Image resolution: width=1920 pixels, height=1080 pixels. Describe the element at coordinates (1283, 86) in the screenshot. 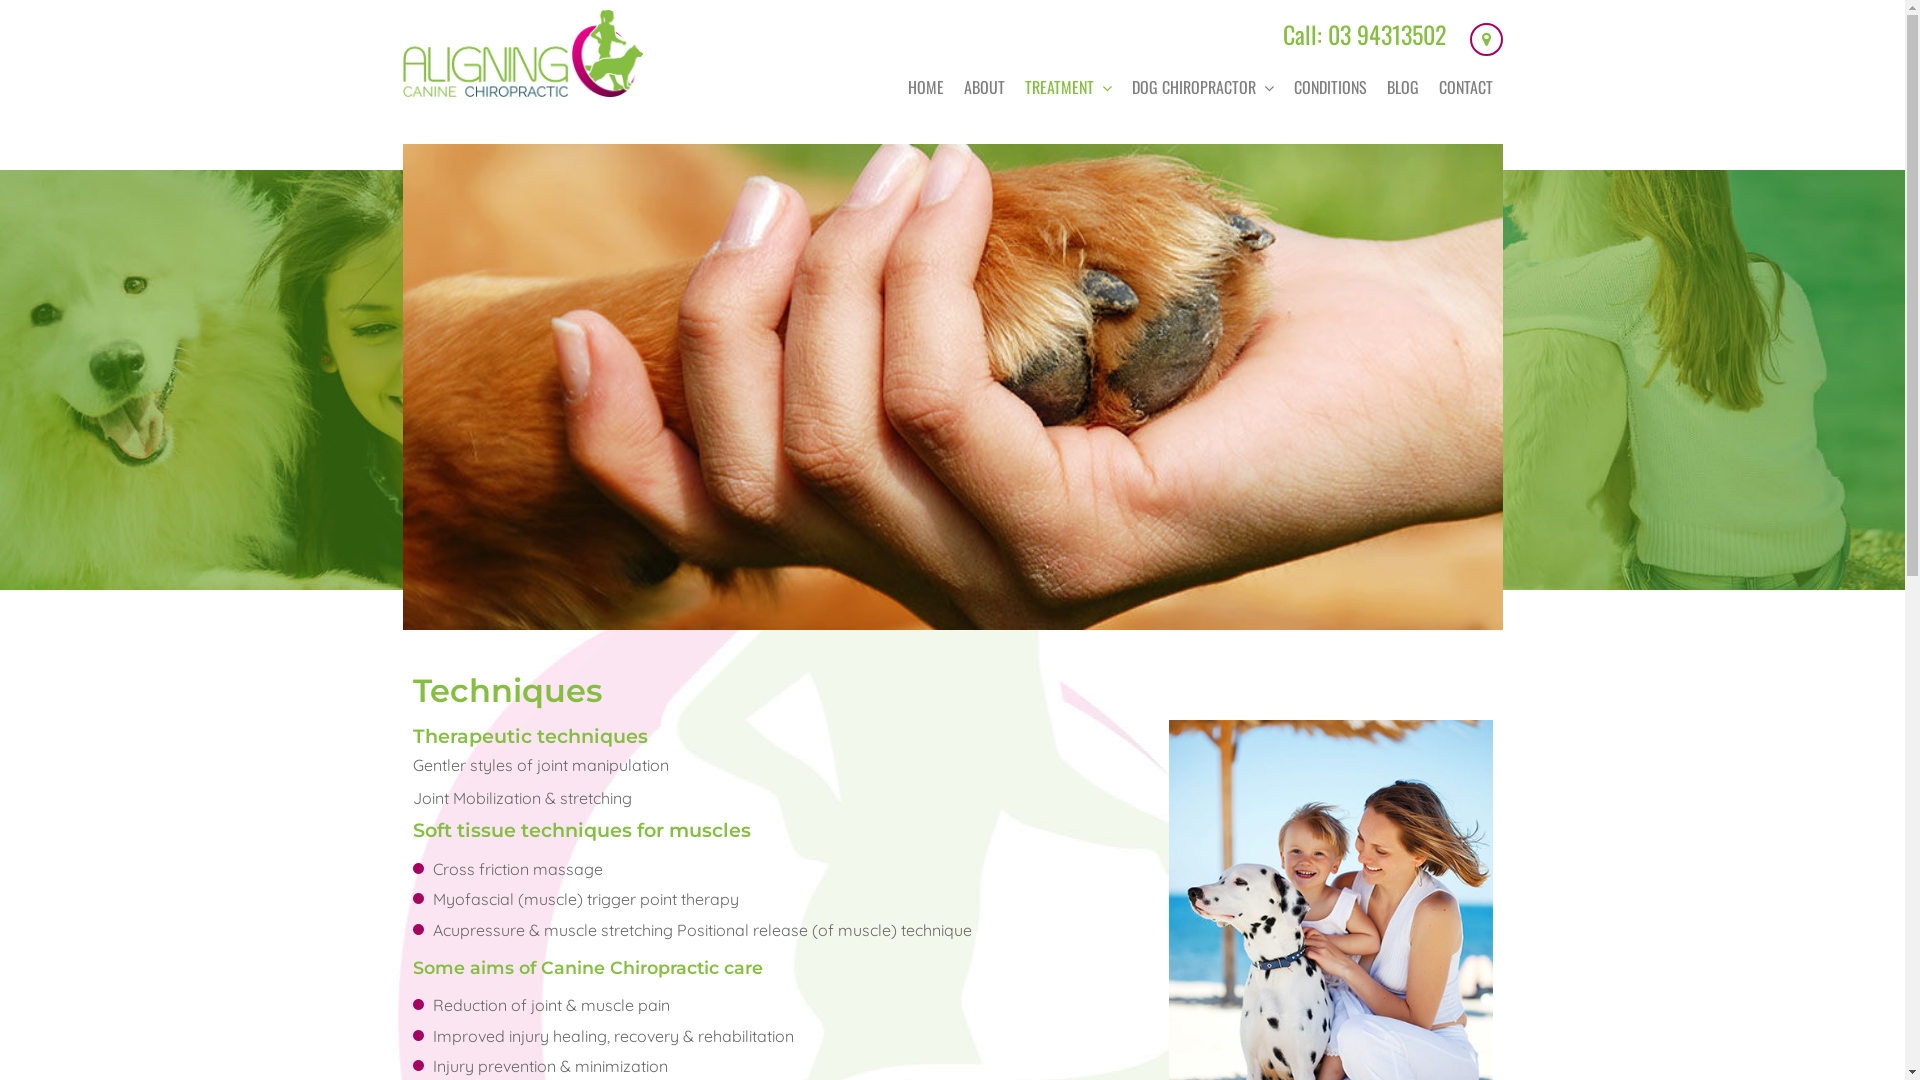

I see `'CONDITIONS'` at that location.